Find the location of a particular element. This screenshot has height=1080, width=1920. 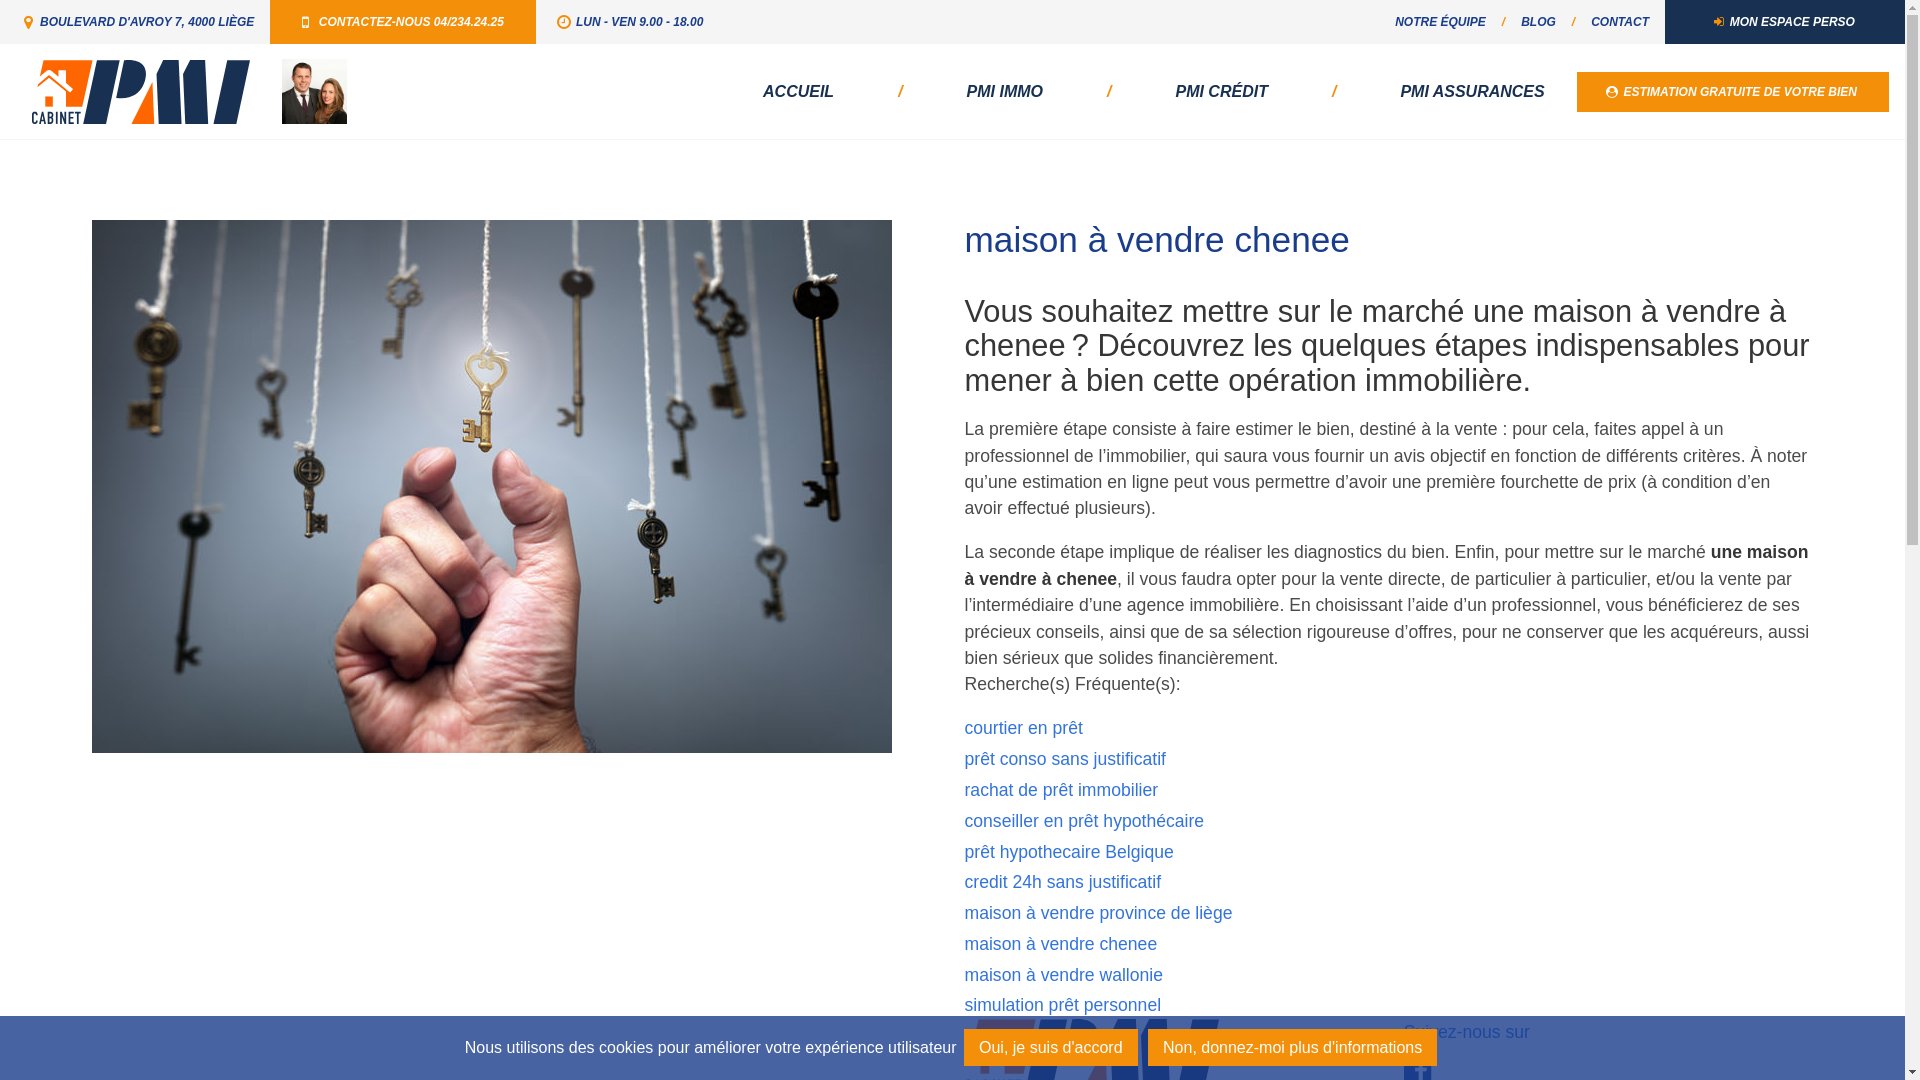

'credit 24h sans justificatif' is located at coordinates (1061, 881).